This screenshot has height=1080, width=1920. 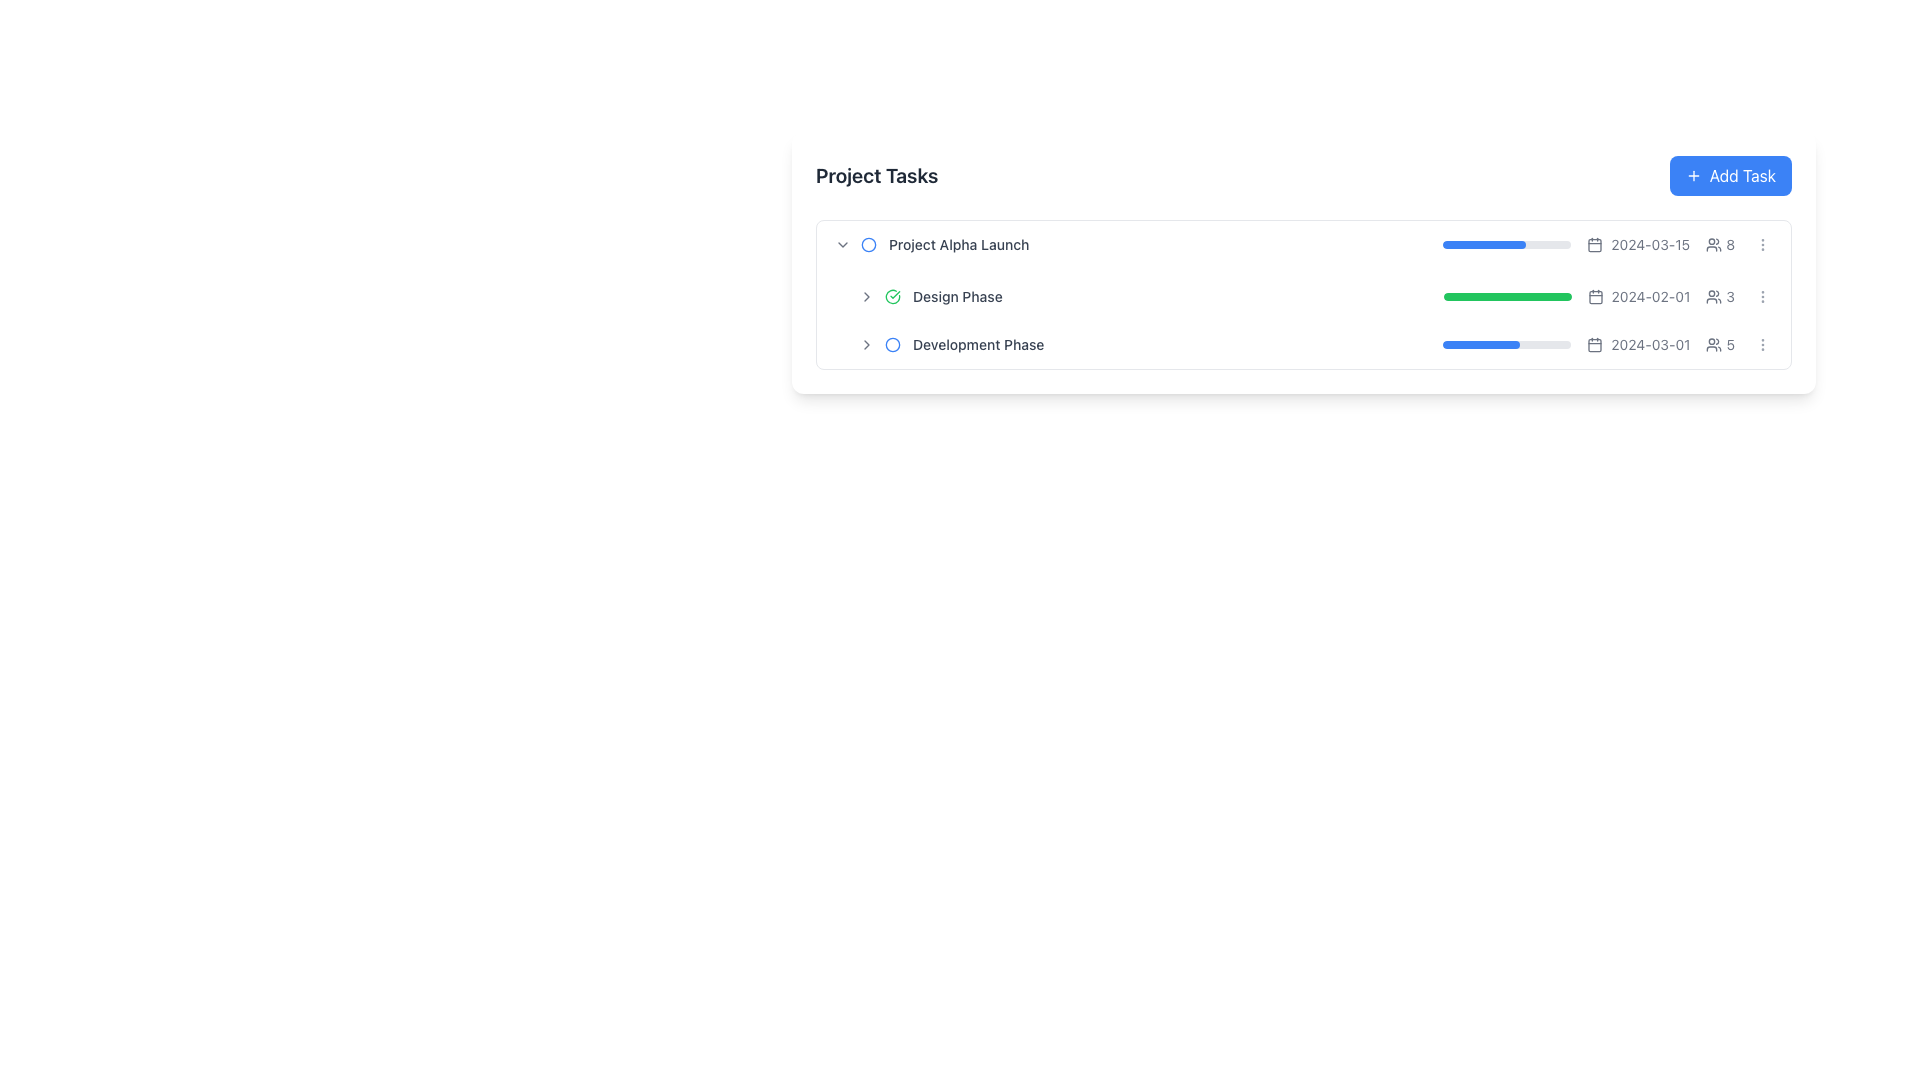 I want to click on label 'Project Alpha Launch' which is styled in a small, medium-weight gray font and located in the first row of the task list interface, aligned to the right of a circular status icon, so click(x=958, y=244).